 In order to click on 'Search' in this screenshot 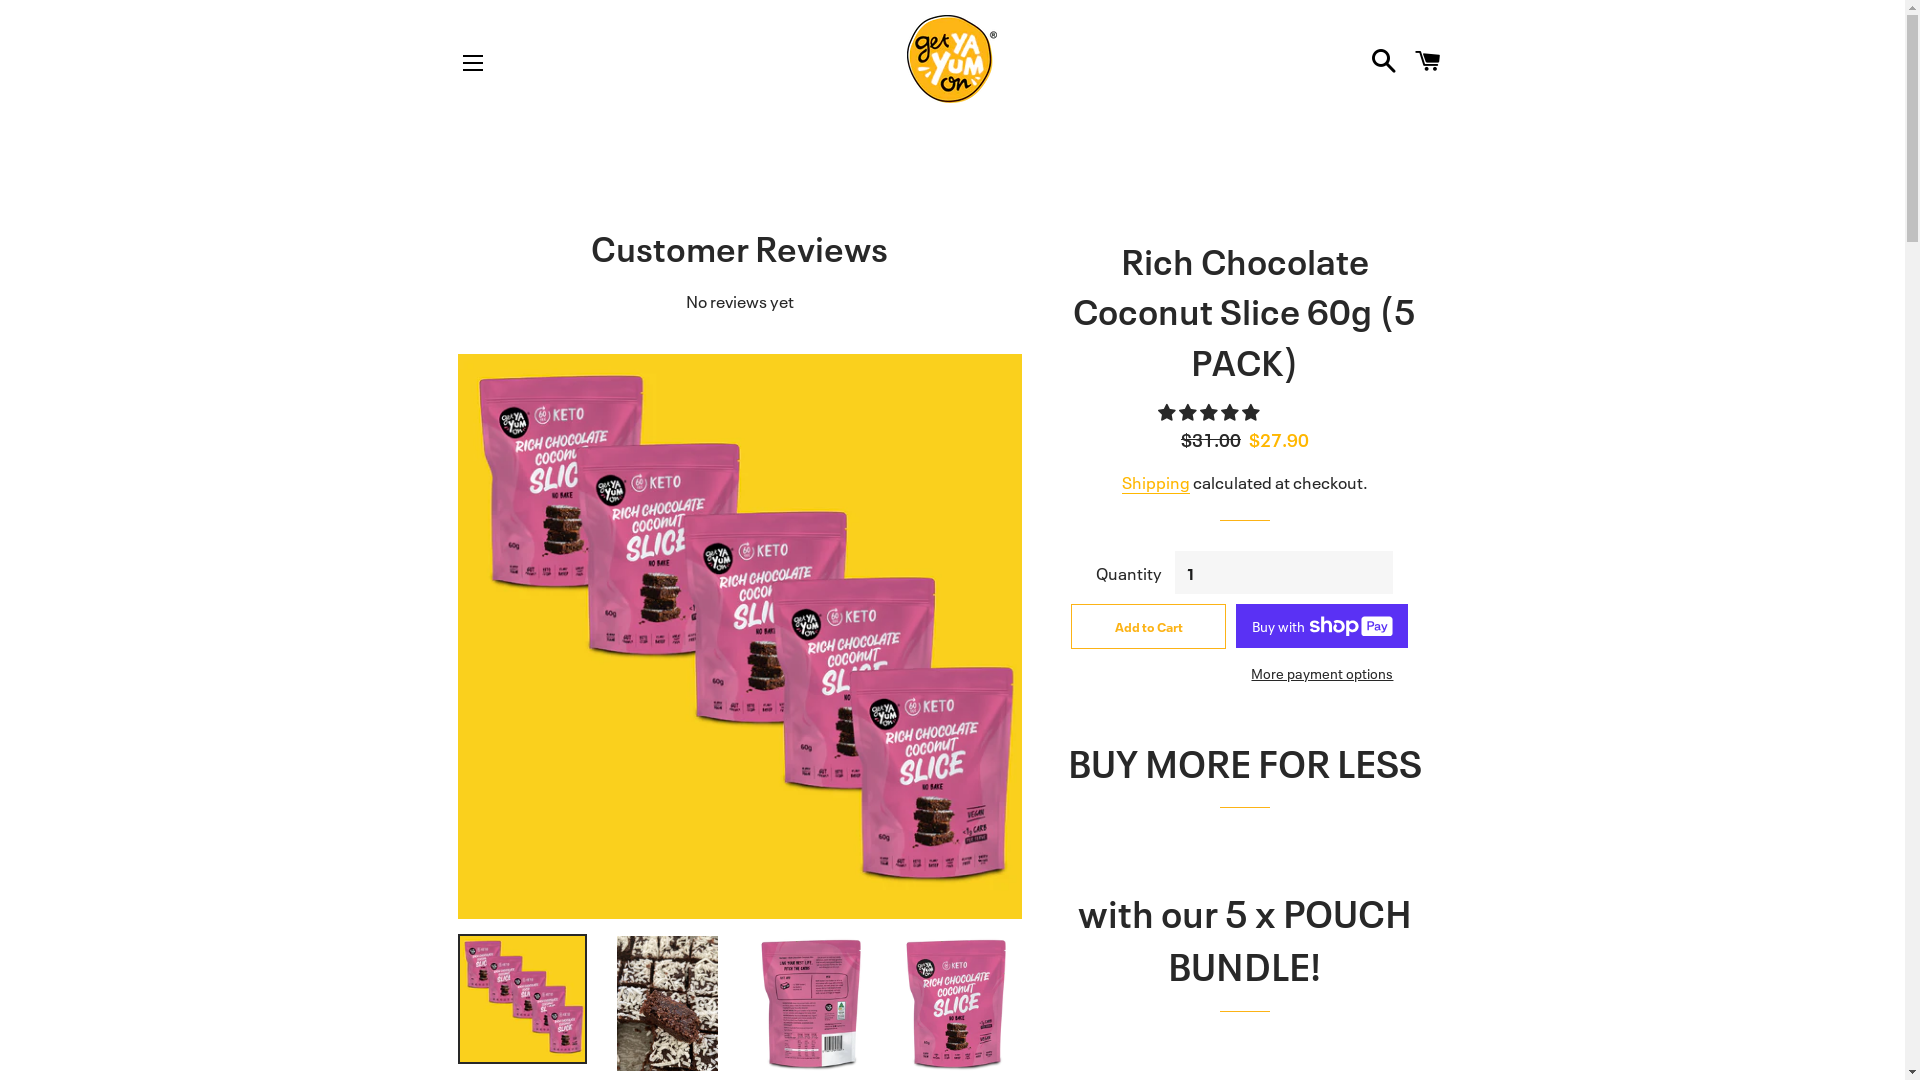, I will do `click(1382, 57)`.